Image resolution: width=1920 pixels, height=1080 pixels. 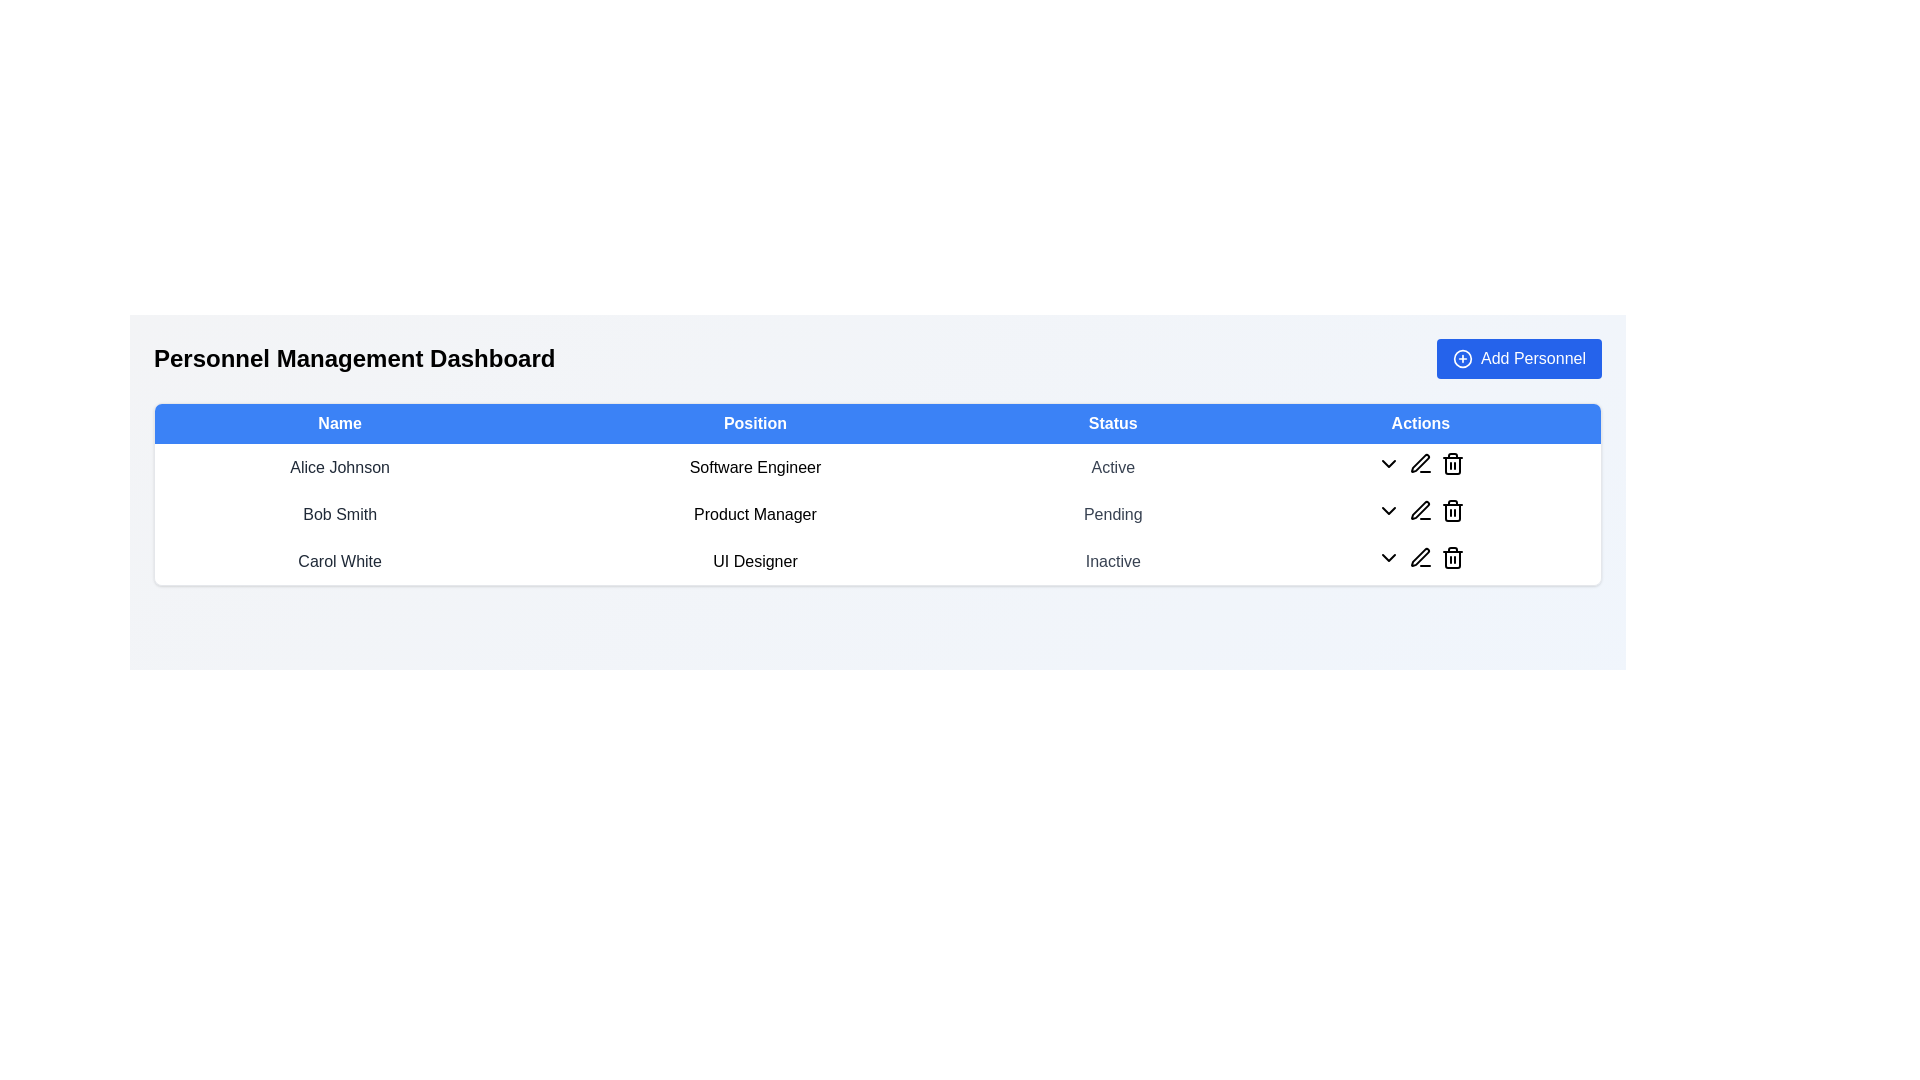 What do you see at coordinates (1452, 466) in the screenshot?
I see `the trash can icon located in the 'Actions' column of the first row in the personnel management table` at bounding box center [1452, 466].